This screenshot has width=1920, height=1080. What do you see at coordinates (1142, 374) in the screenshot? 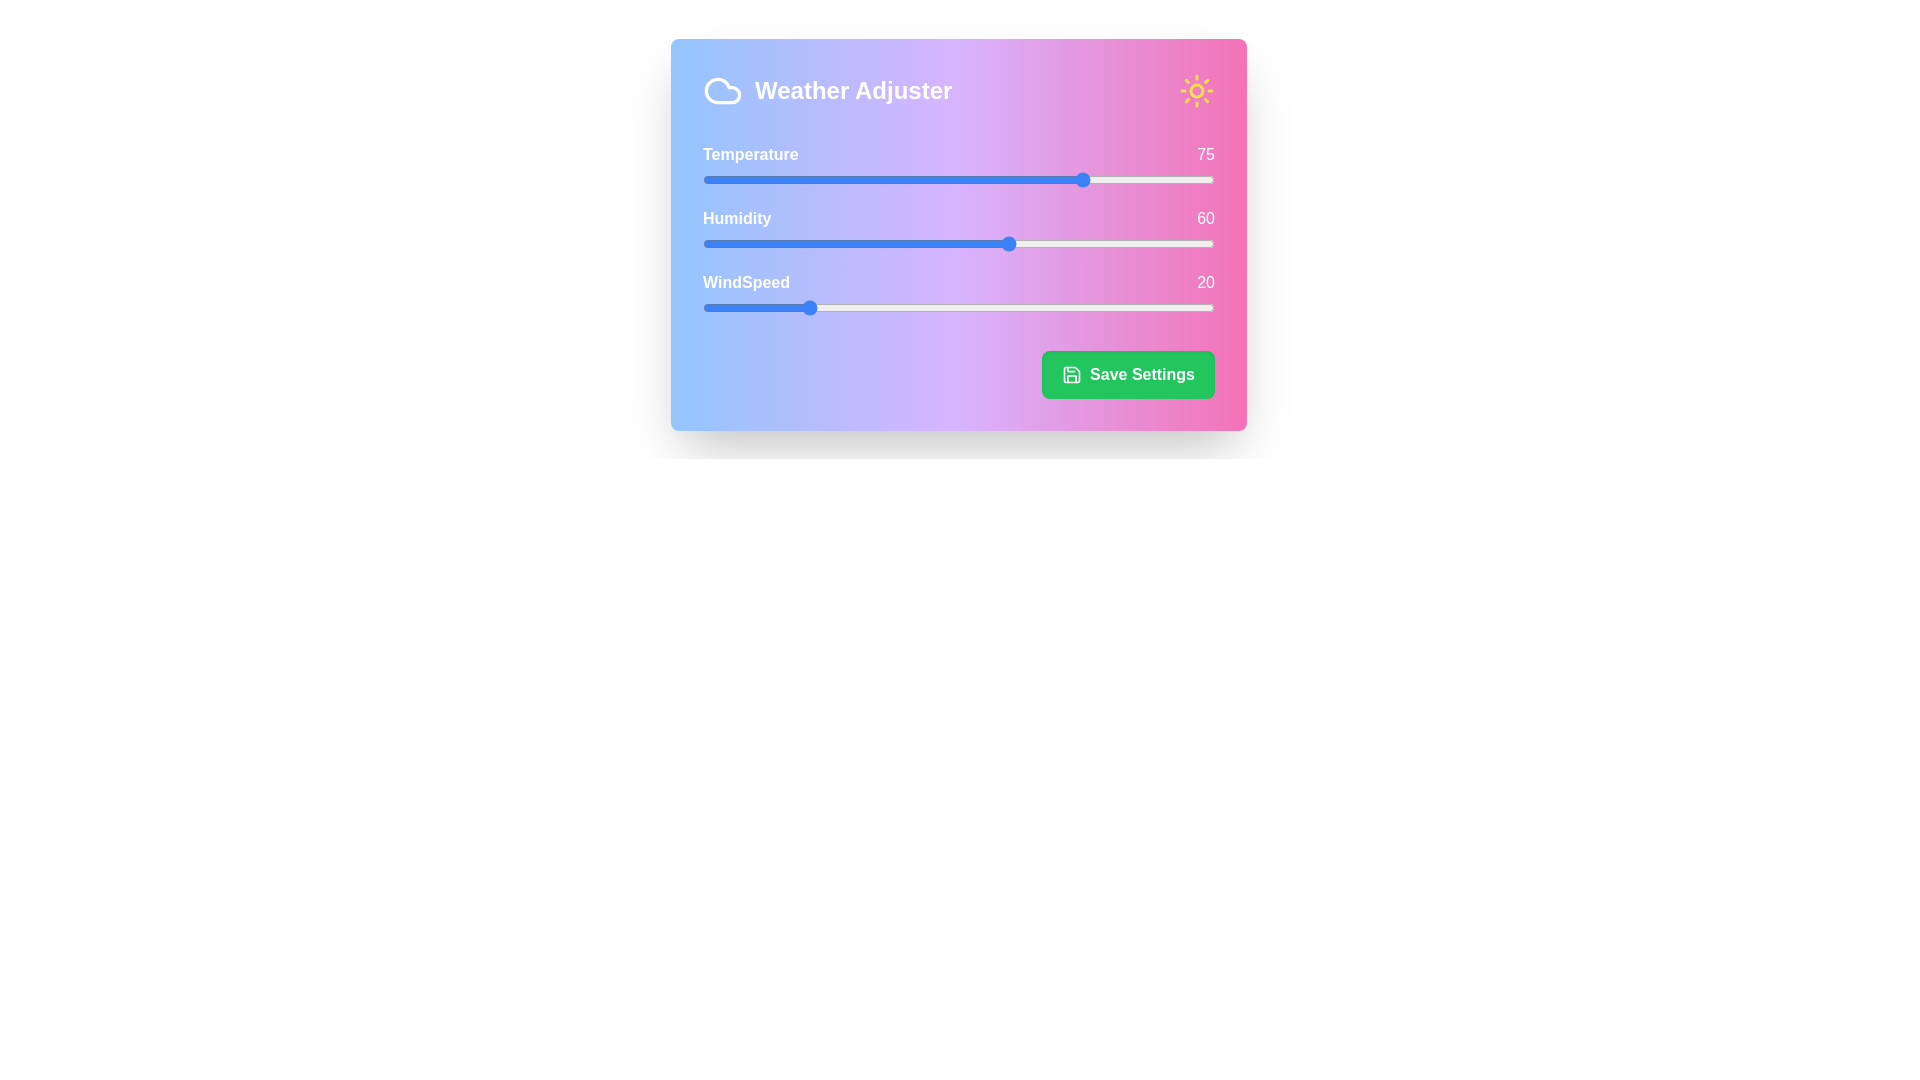
I see `the 'Save Settings' text label displayed in bold white font on a green background, which is located to the right of a floppy disk icon` at bounding box center [1142, 374].